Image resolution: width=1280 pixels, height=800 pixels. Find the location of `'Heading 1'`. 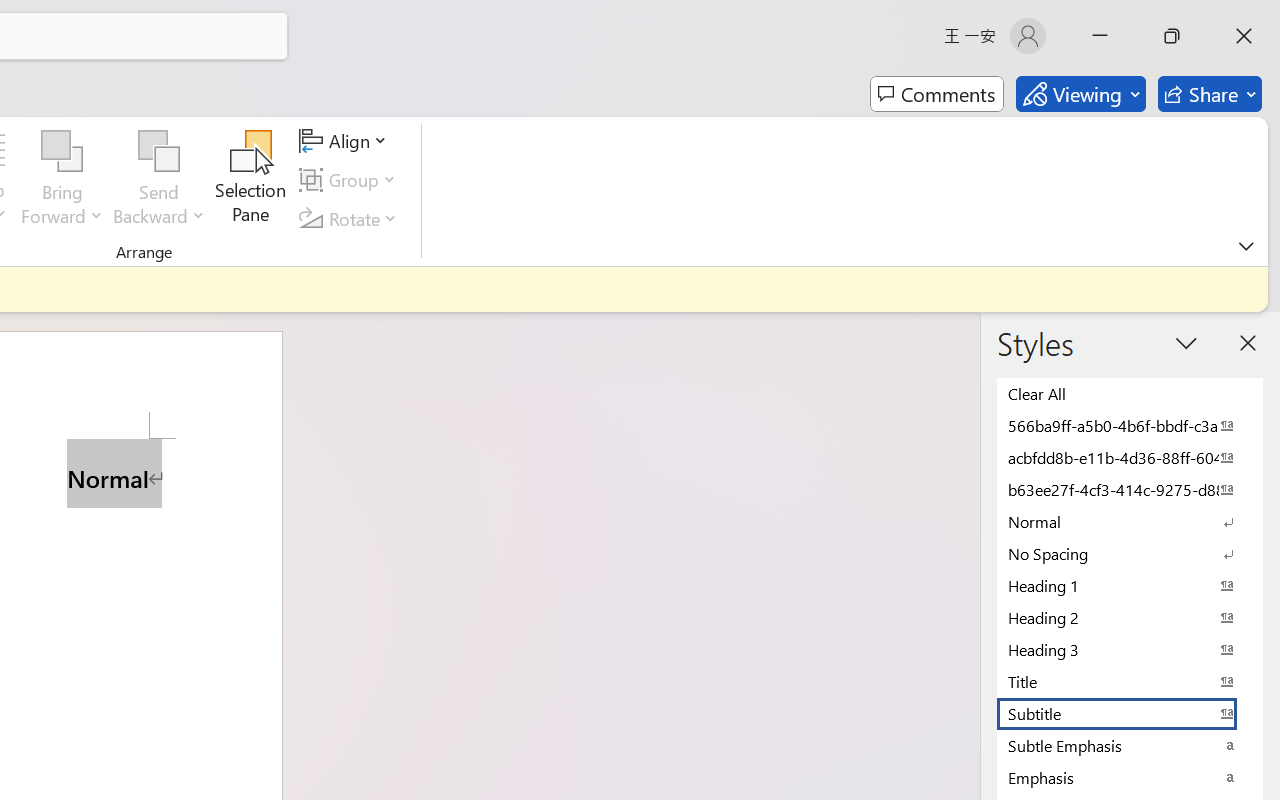

'Heading 1' is located at coordinates (1130, 584).